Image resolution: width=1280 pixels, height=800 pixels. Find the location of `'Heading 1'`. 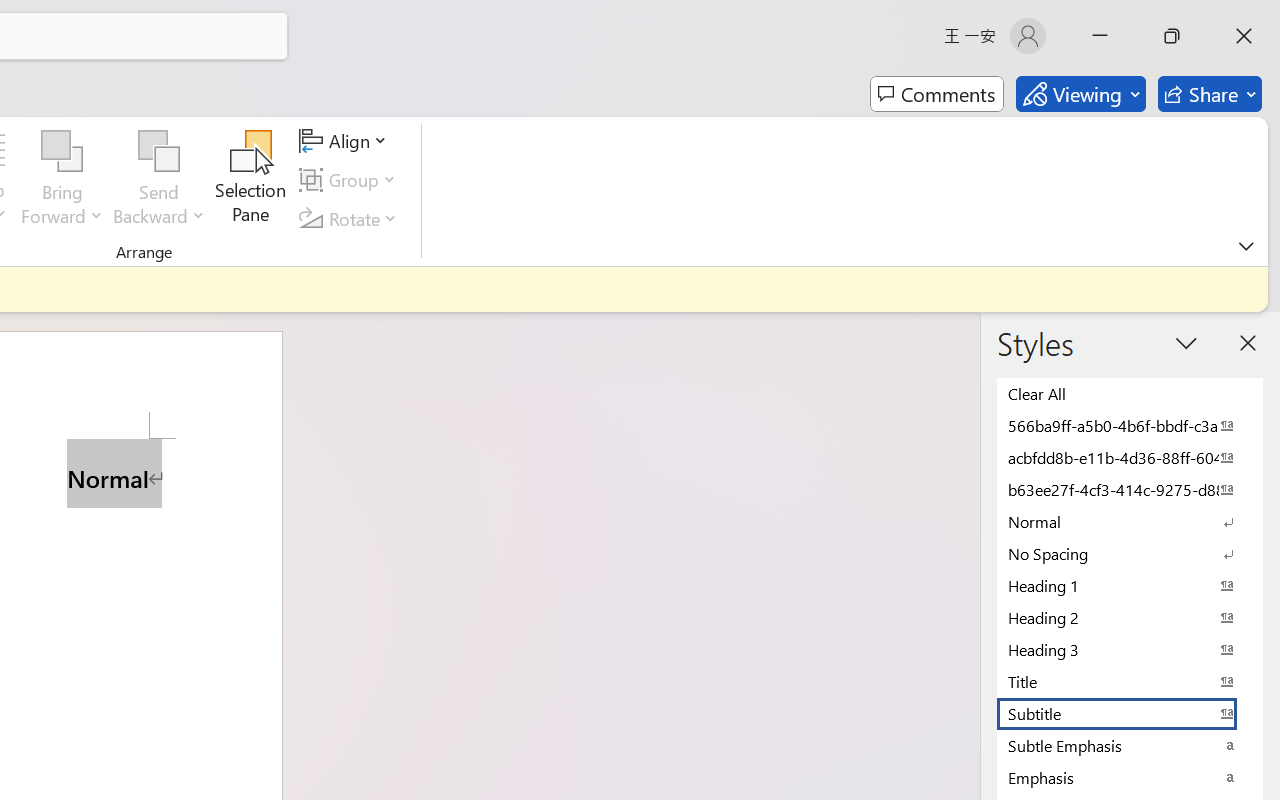

'Heading 1' is located at coordinates (1130, 584).